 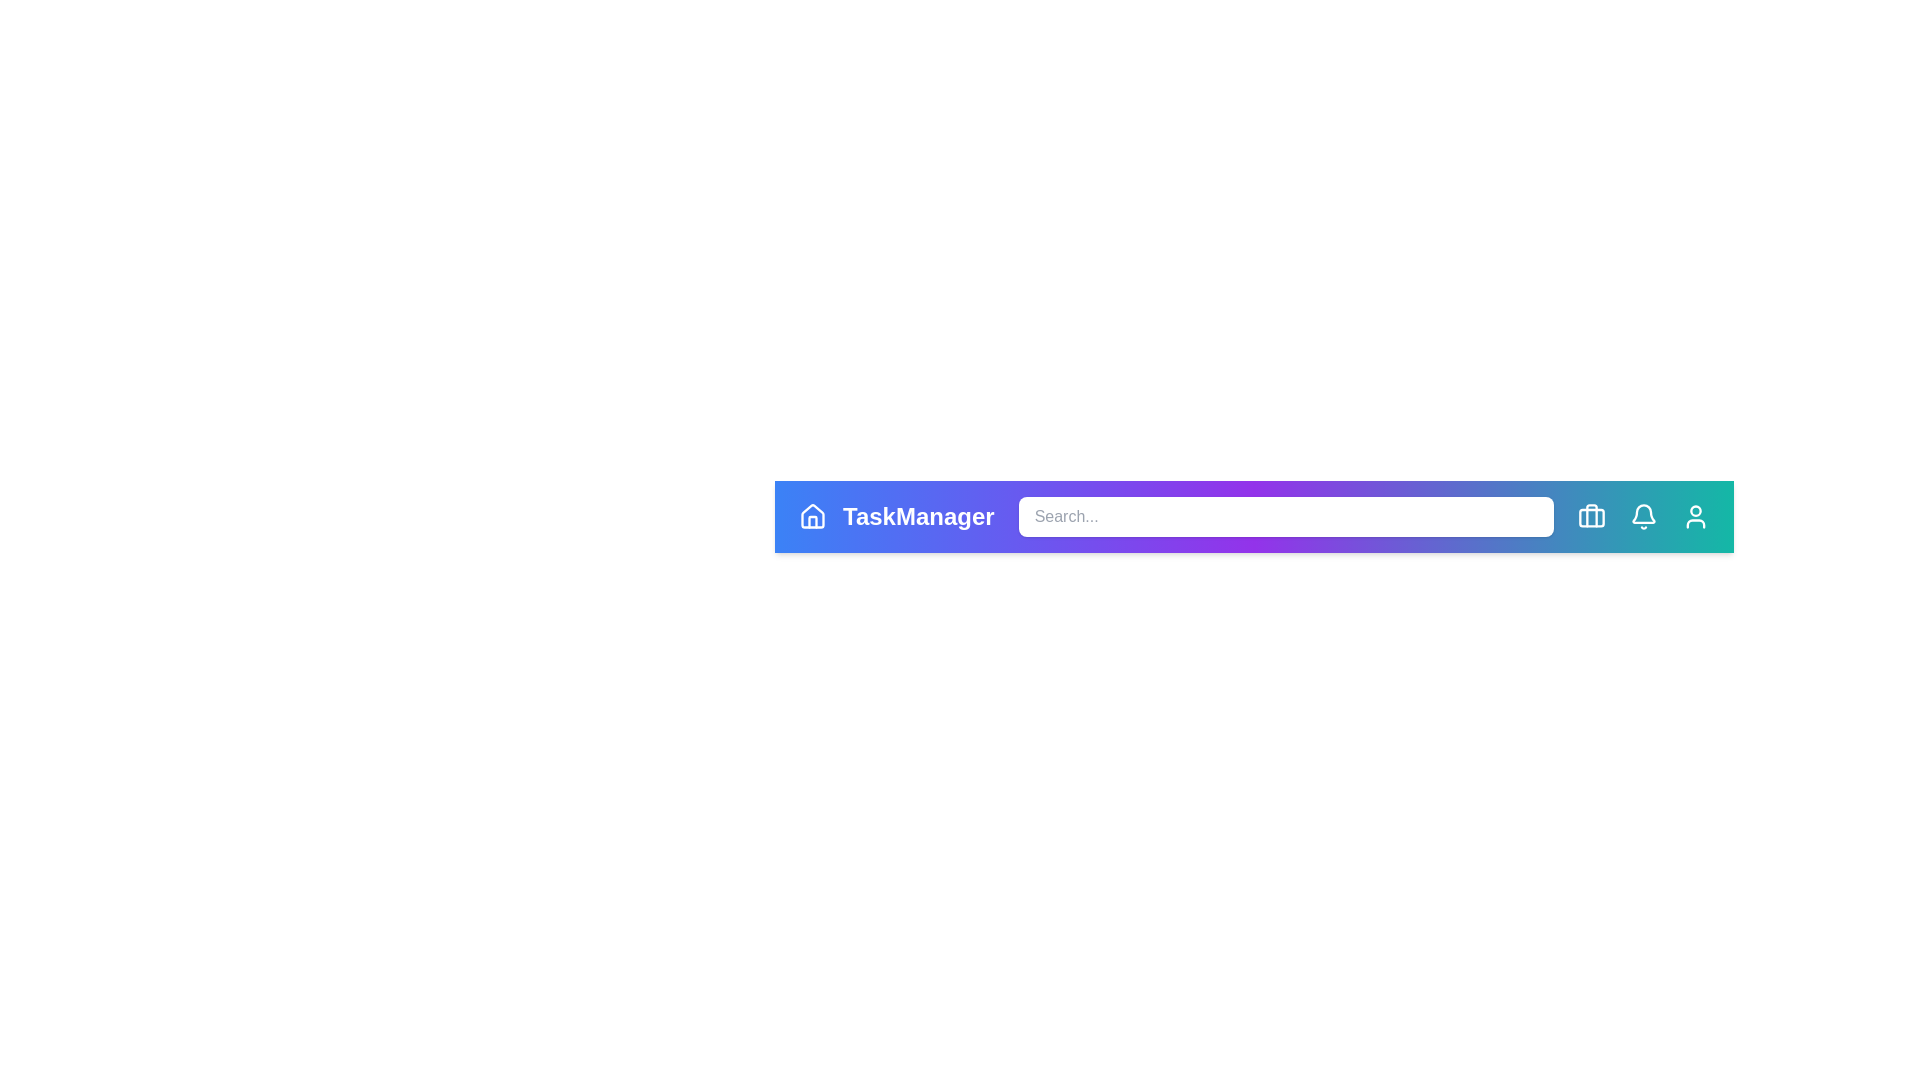 What do you see at coordinates (1643, 515) in the screenshot?
I see `the bell icon to view notifications` at bounding box center [1643, 515].